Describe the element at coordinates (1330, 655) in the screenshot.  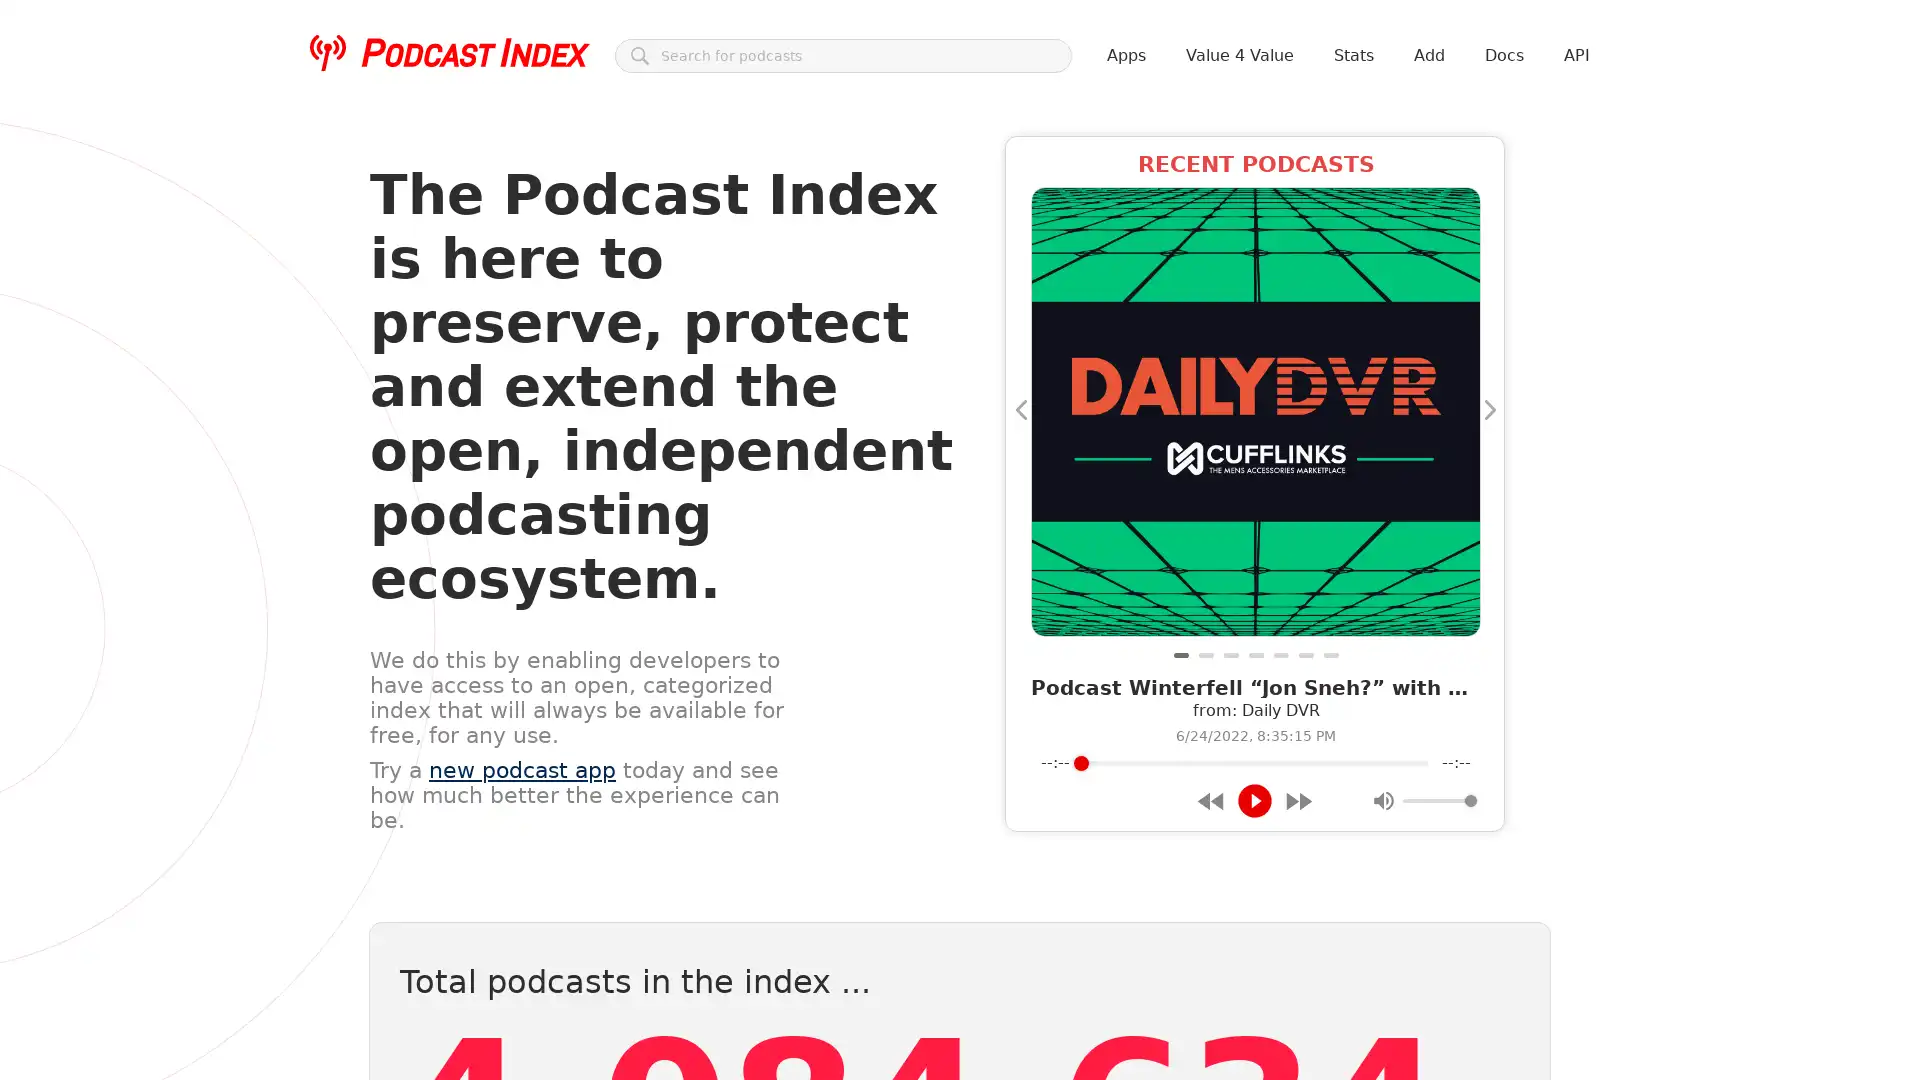
I see `Full Episode - 1347` at that location.